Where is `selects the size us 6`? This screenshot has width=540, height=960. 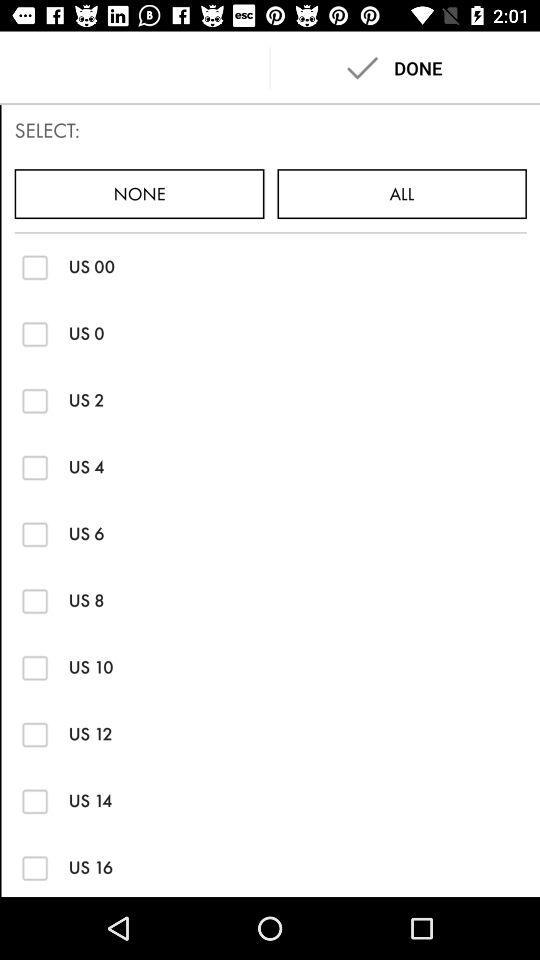 selects the size us 6 is located at coordinates (35, 533).